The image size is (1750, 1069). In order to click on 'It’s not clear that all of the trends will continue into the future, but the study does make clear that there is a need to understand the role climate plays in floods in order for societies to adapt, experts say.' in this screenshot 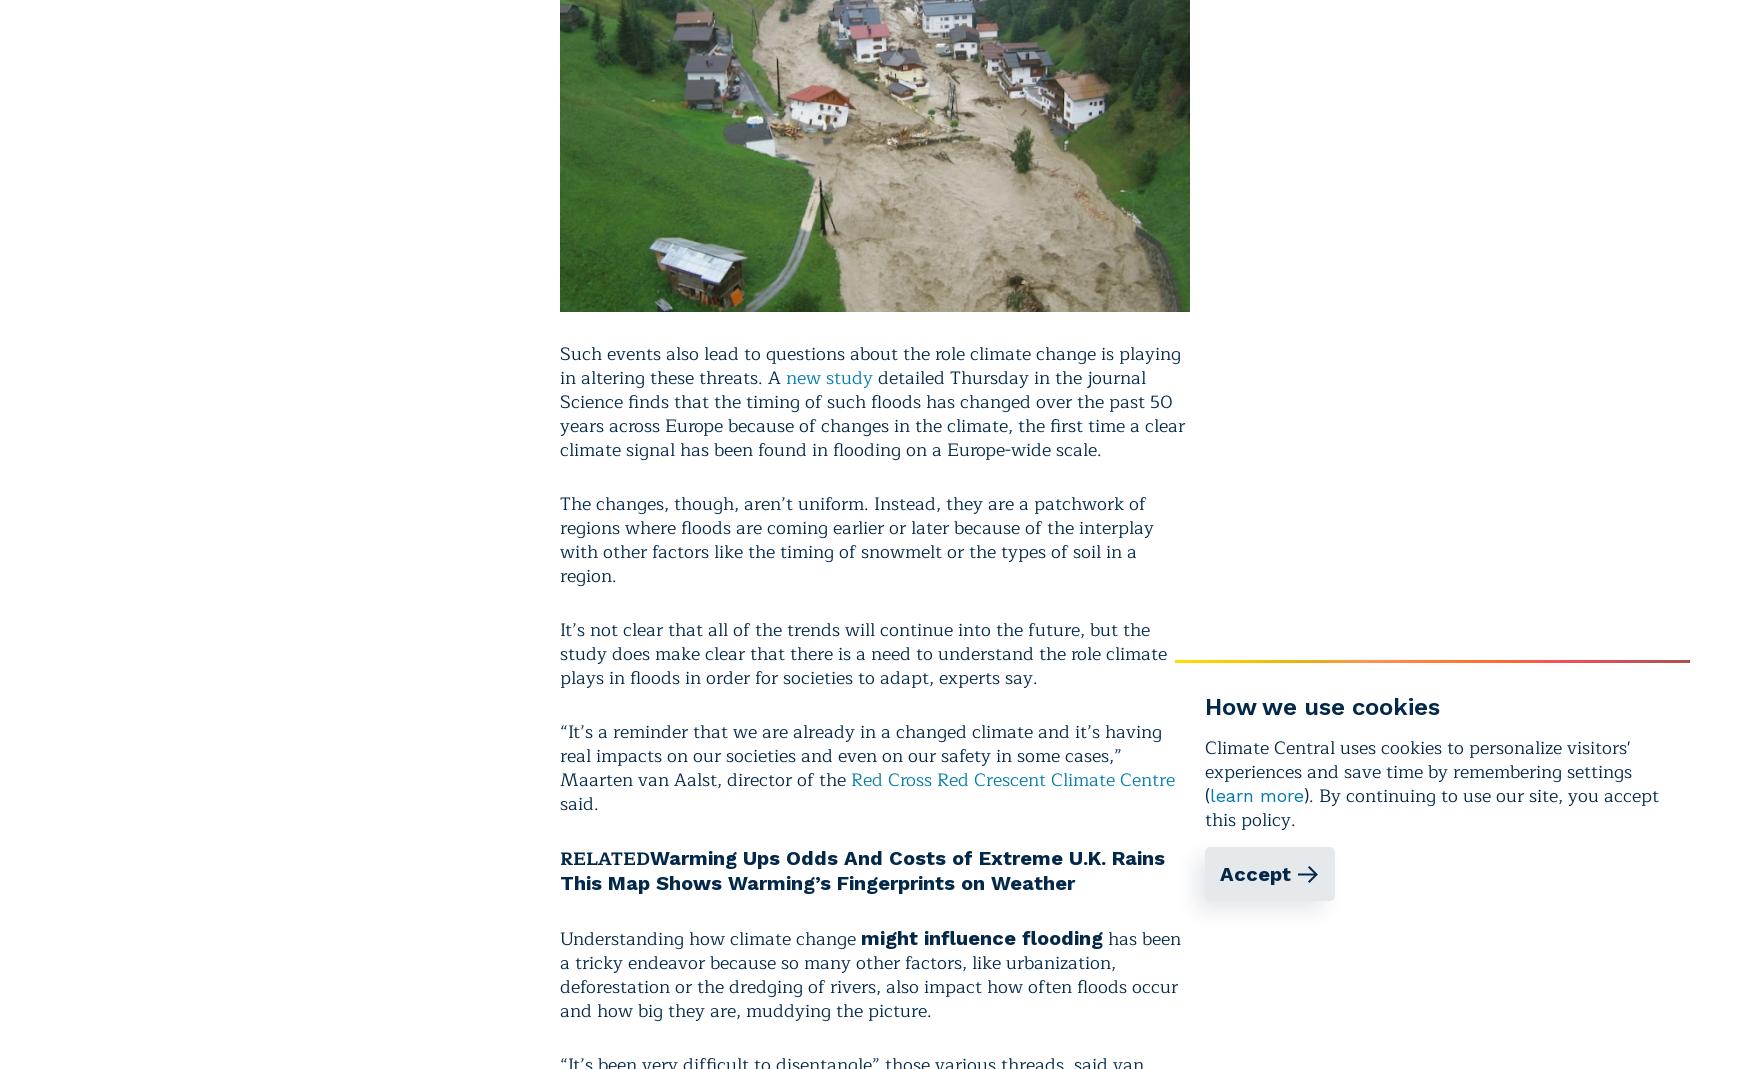, I will do `click(863, 652)`.